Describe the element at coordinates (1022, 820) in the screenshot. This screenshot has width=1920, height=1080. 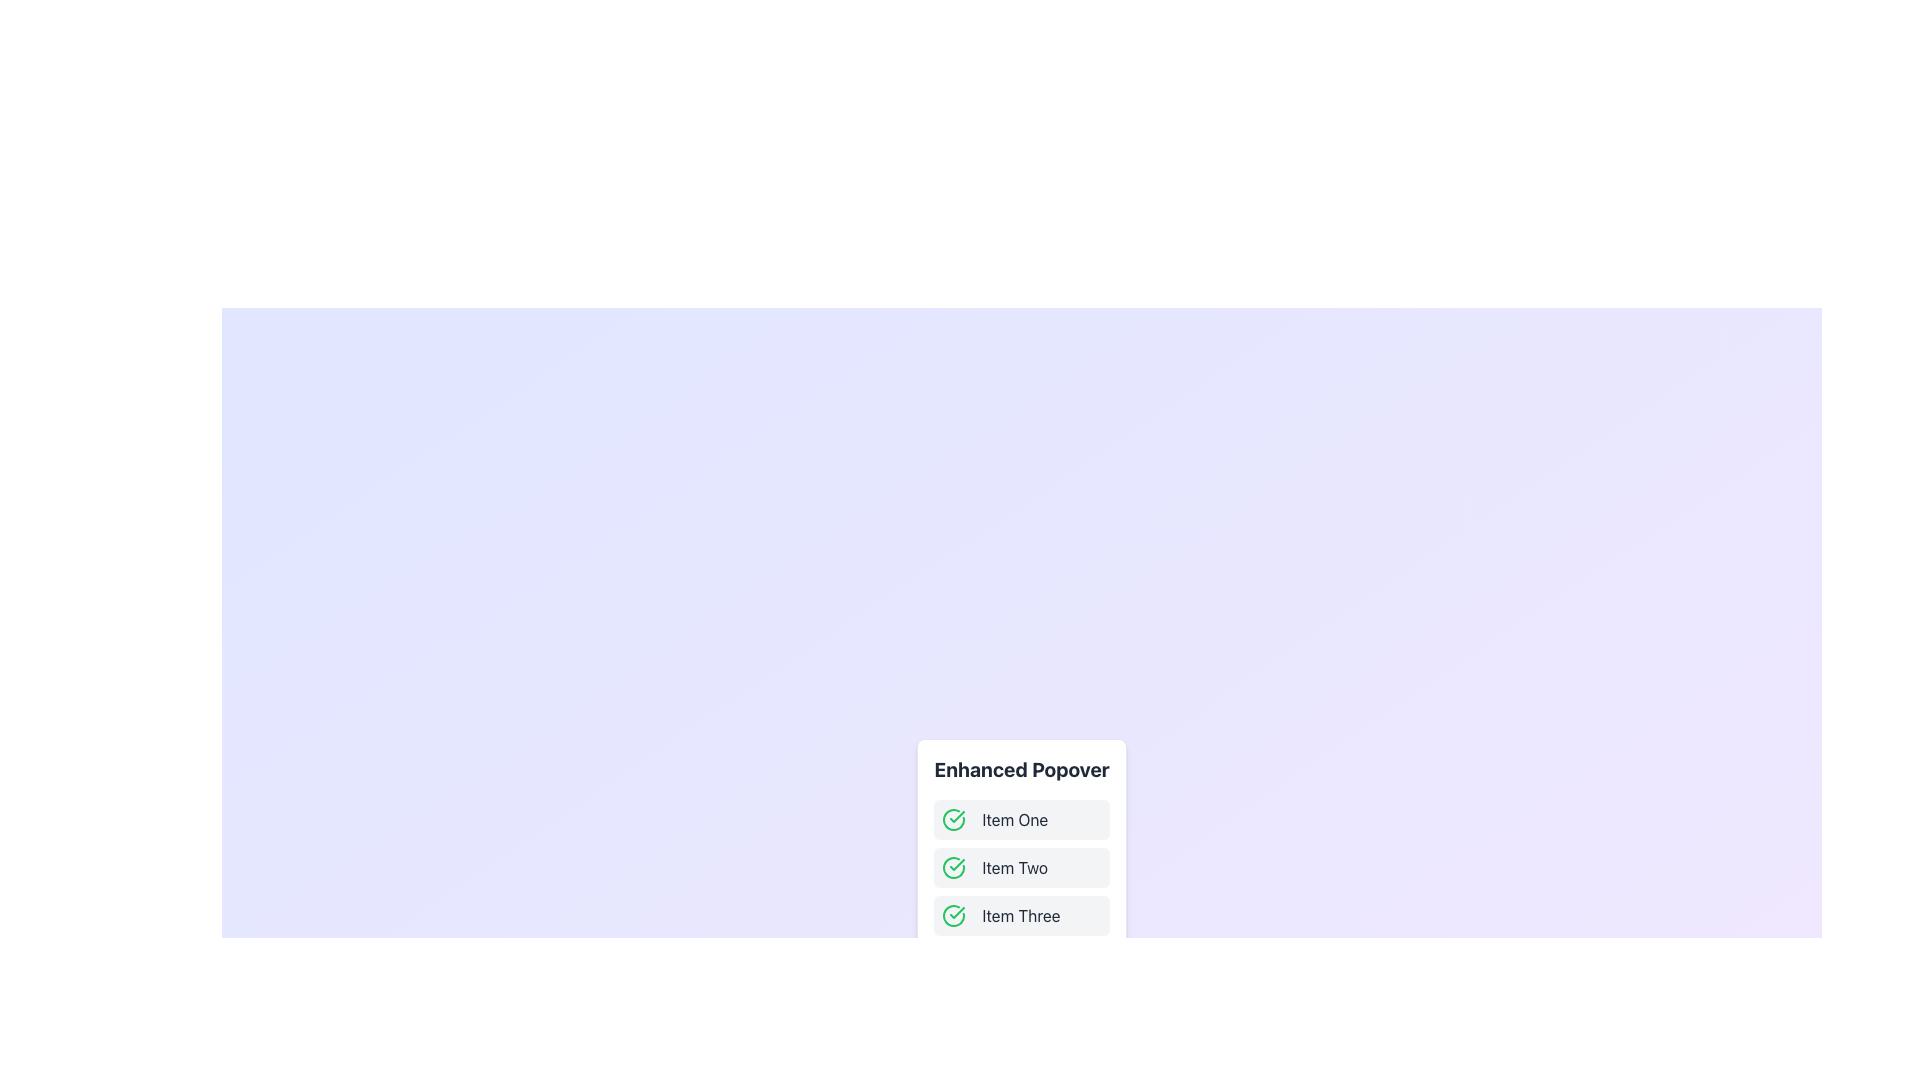
I see `text of the first item in the vertical list titled 'Item One' in the Enhanced Popover, which features a green checkmark icon and a light gray background` at that location.